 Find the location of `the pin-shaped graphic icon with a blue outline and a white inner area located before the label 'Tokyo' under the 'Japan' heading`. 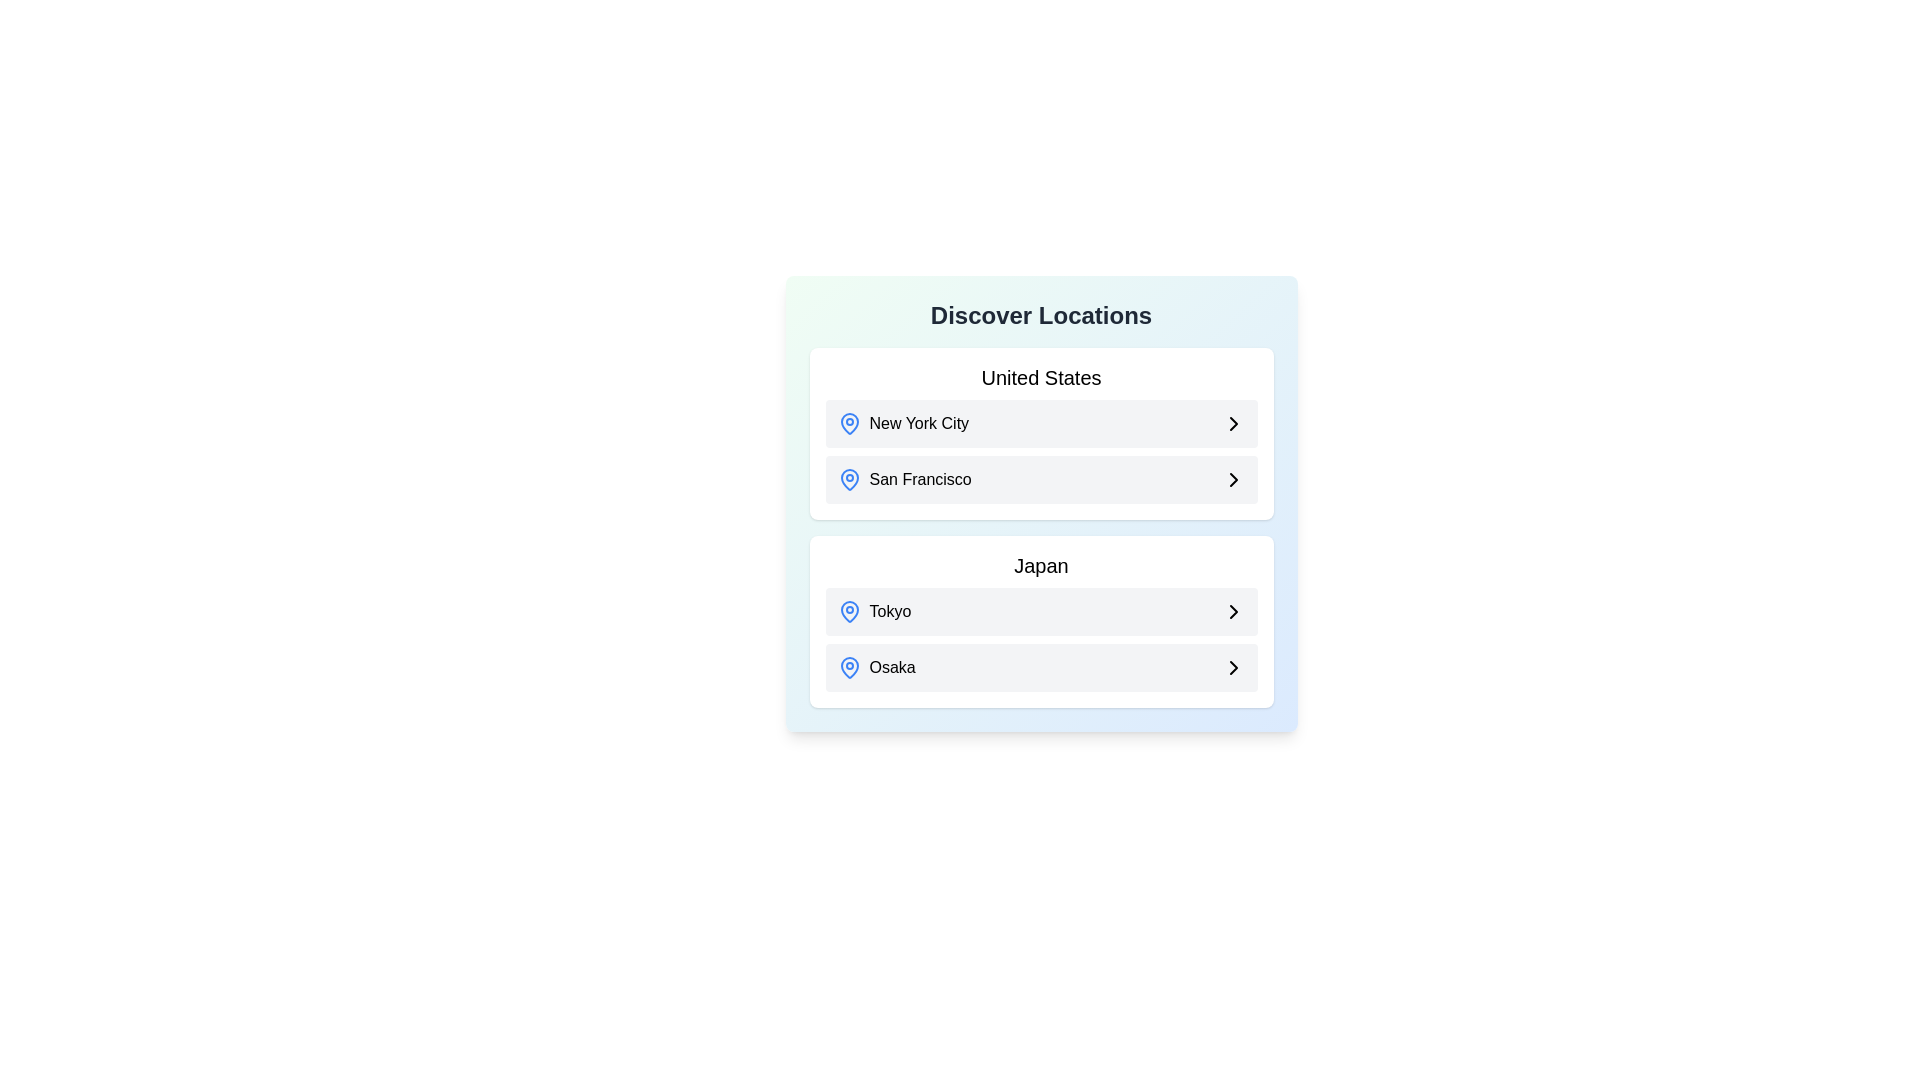

the pin-shaped graphic icon with a blue outline and a white inner area located before the label 'Tokyo' under the 'Japan' heading is located at coordinates (849, 611).